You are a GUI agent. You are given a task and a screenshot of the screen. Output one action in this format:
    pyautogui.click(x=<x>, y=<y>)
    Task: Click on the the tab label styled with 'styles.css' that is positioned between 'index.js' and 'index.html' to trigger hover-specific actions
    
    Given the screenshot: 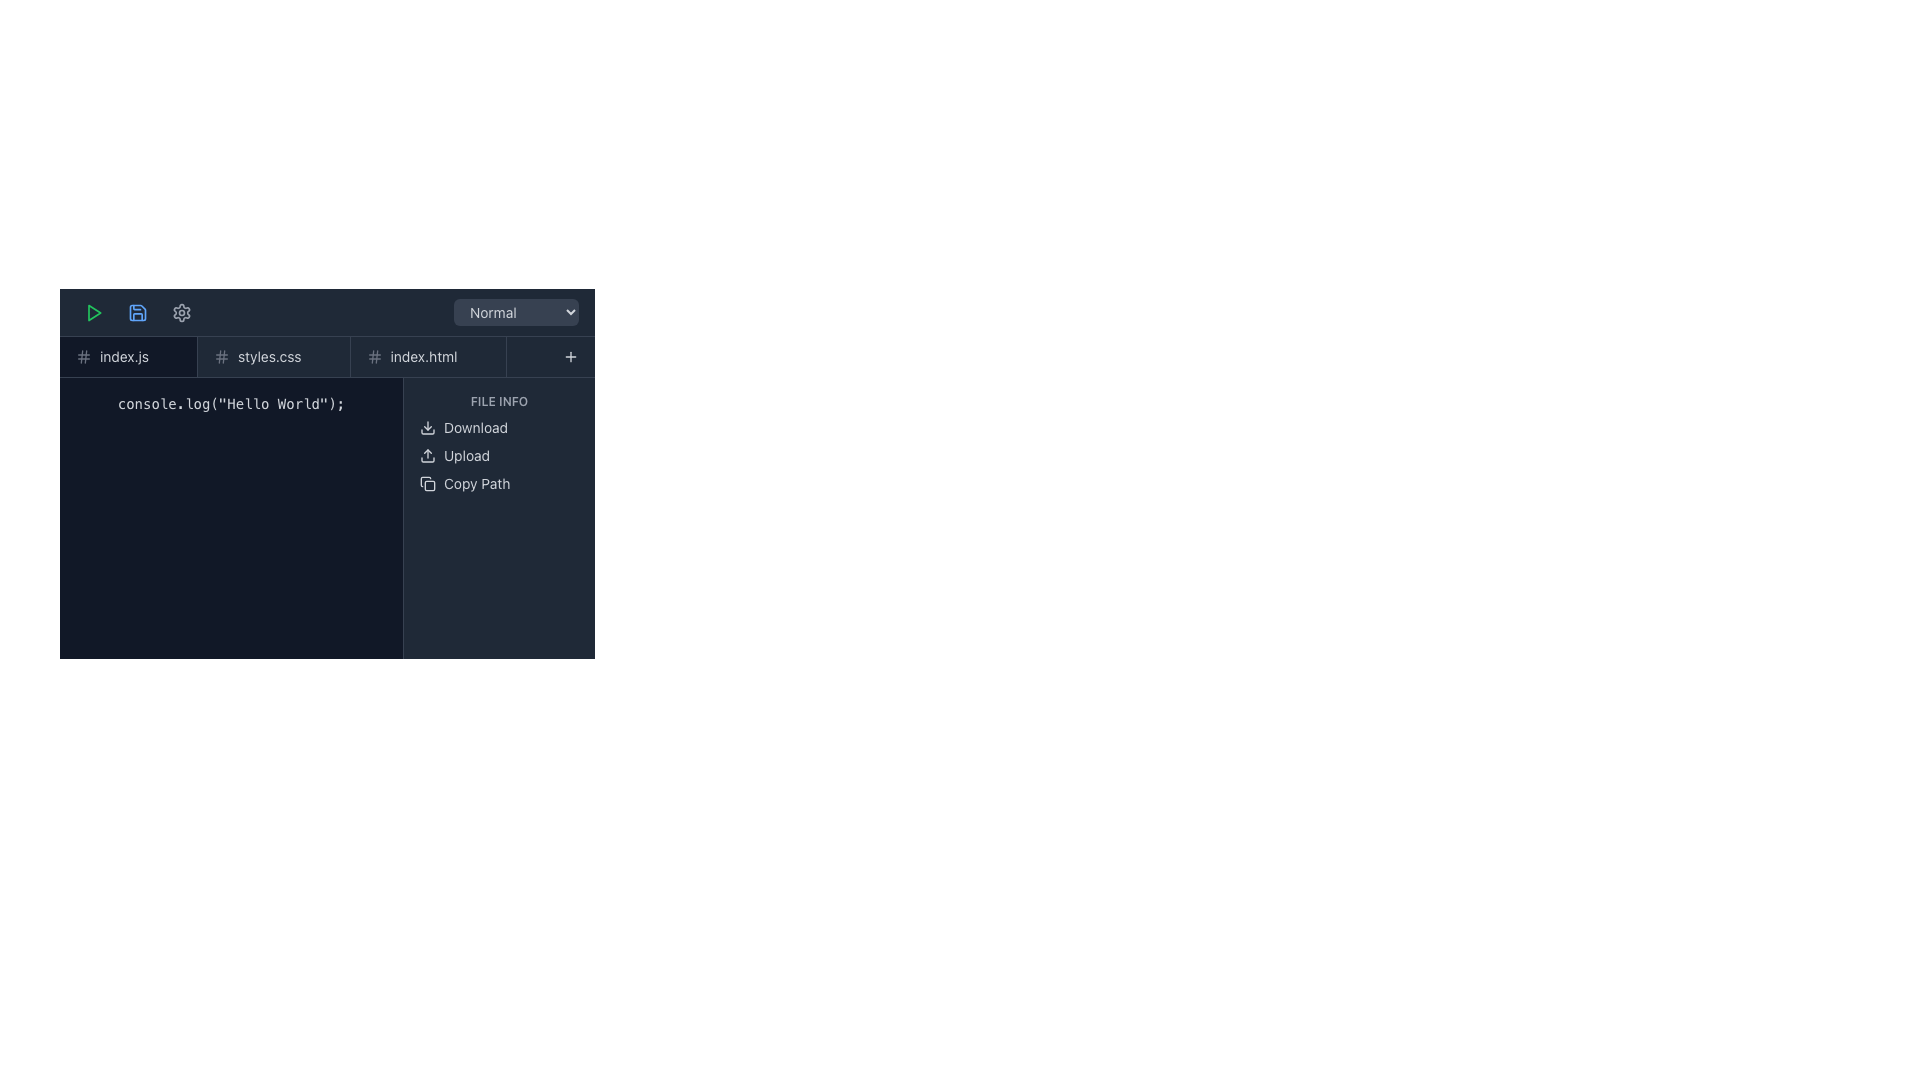 What is the action you would take?
    pyautogui.click(x=273, y=356)
    